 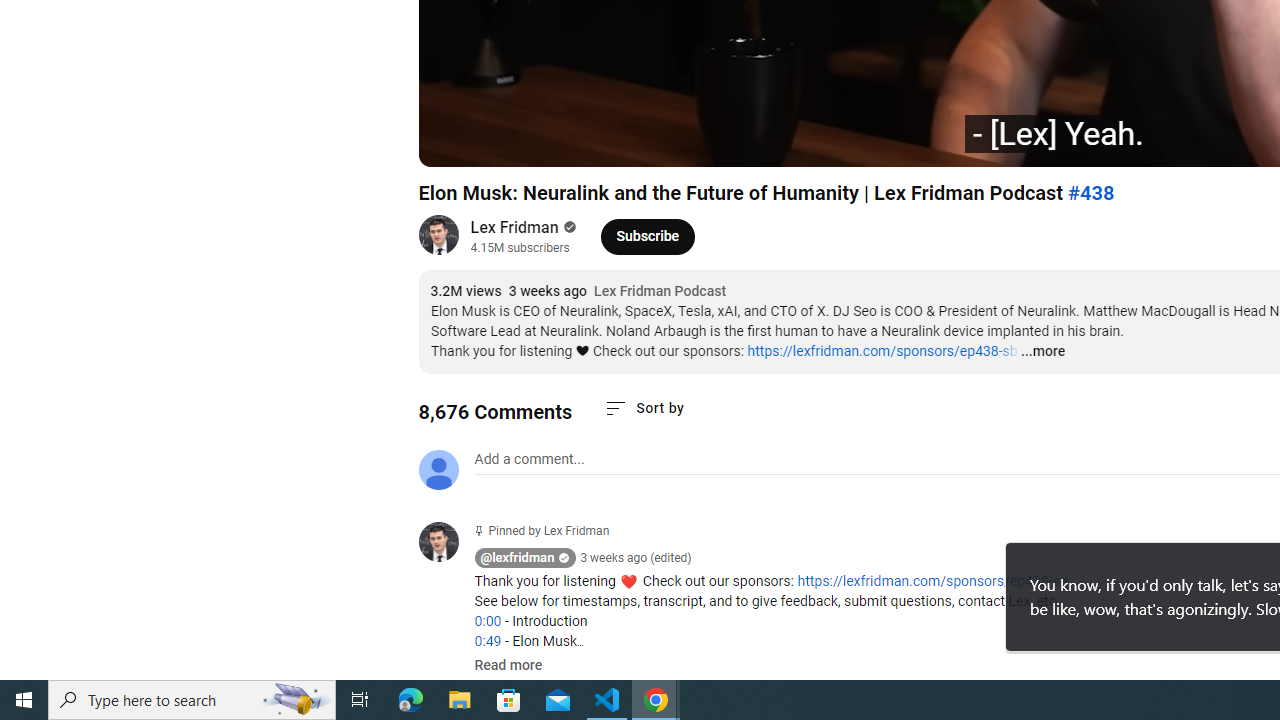 What do you see at coordinates (1090, 193) in the screenshot?
I see `'#438'` at bounding box center [1090, 193].